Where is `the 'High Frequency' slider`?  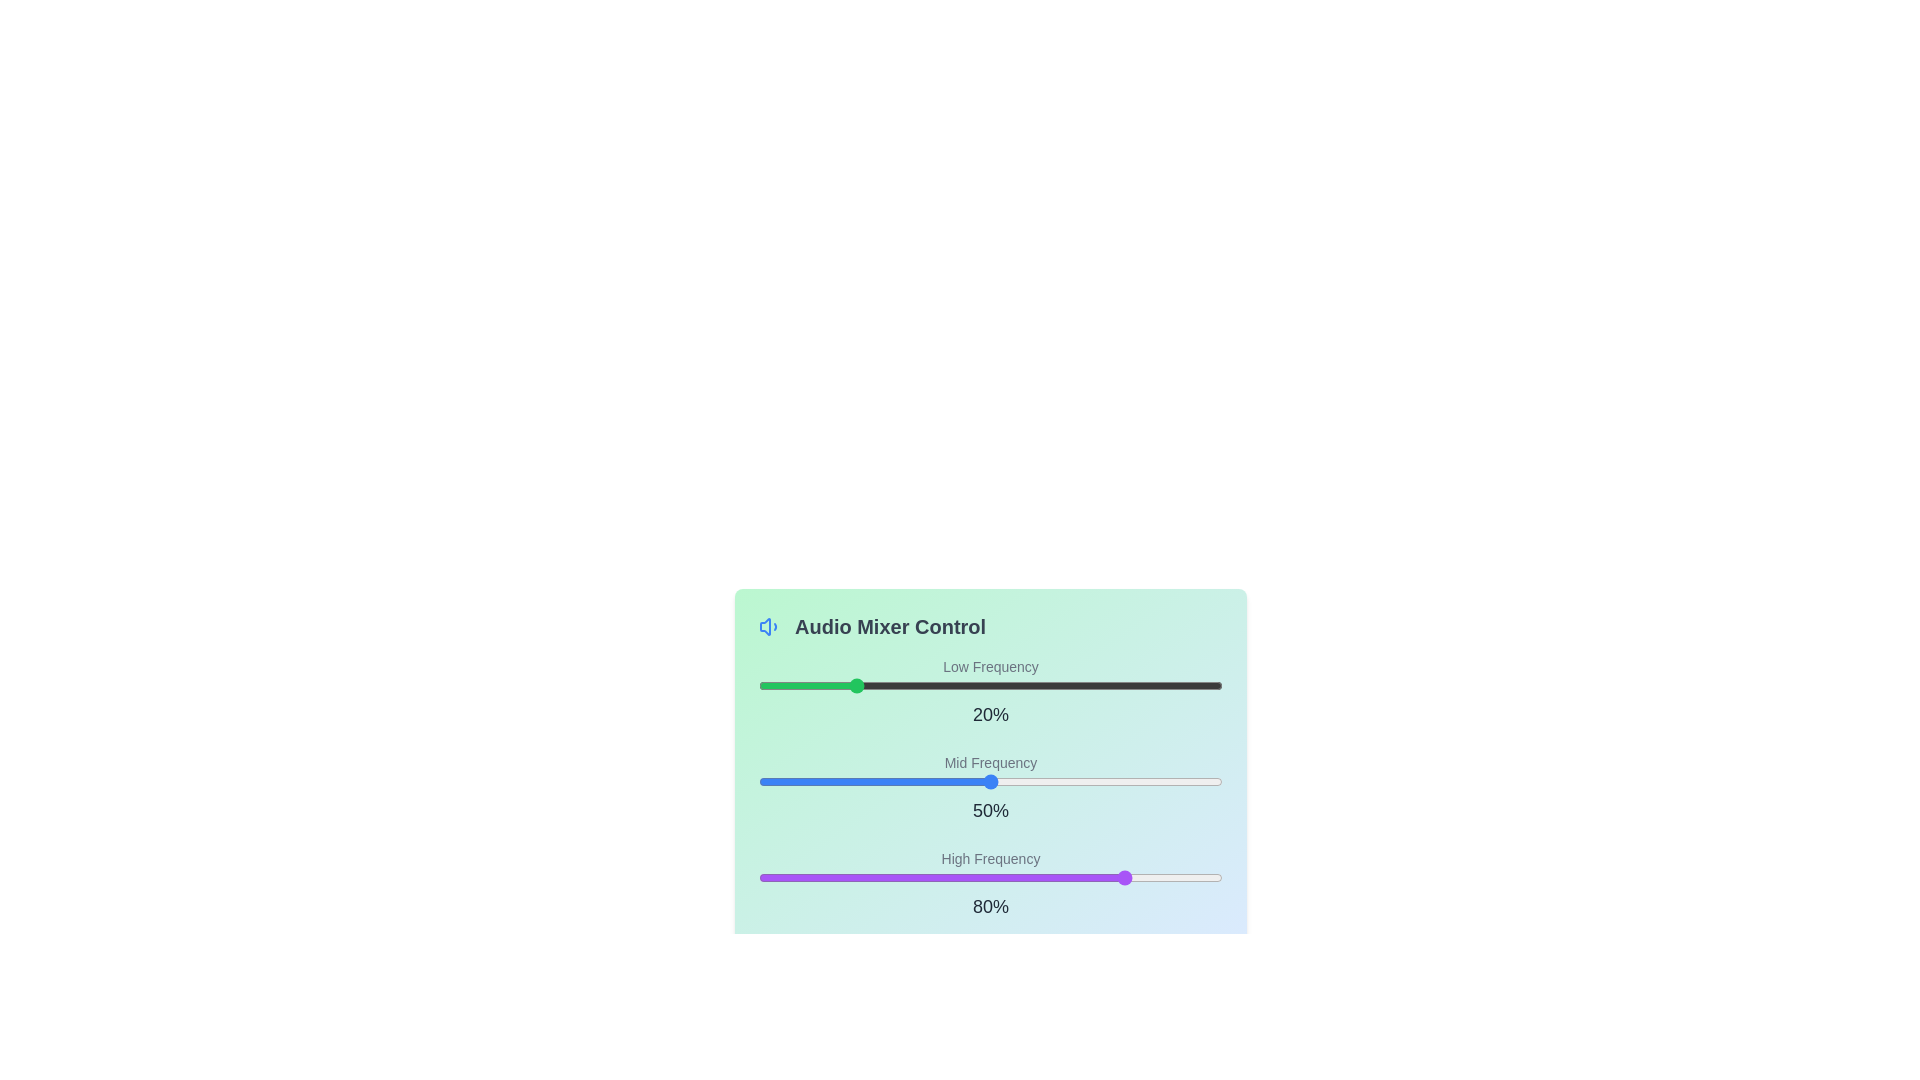 the 'High Frequency' slider is located at coordinates (1144, 877).